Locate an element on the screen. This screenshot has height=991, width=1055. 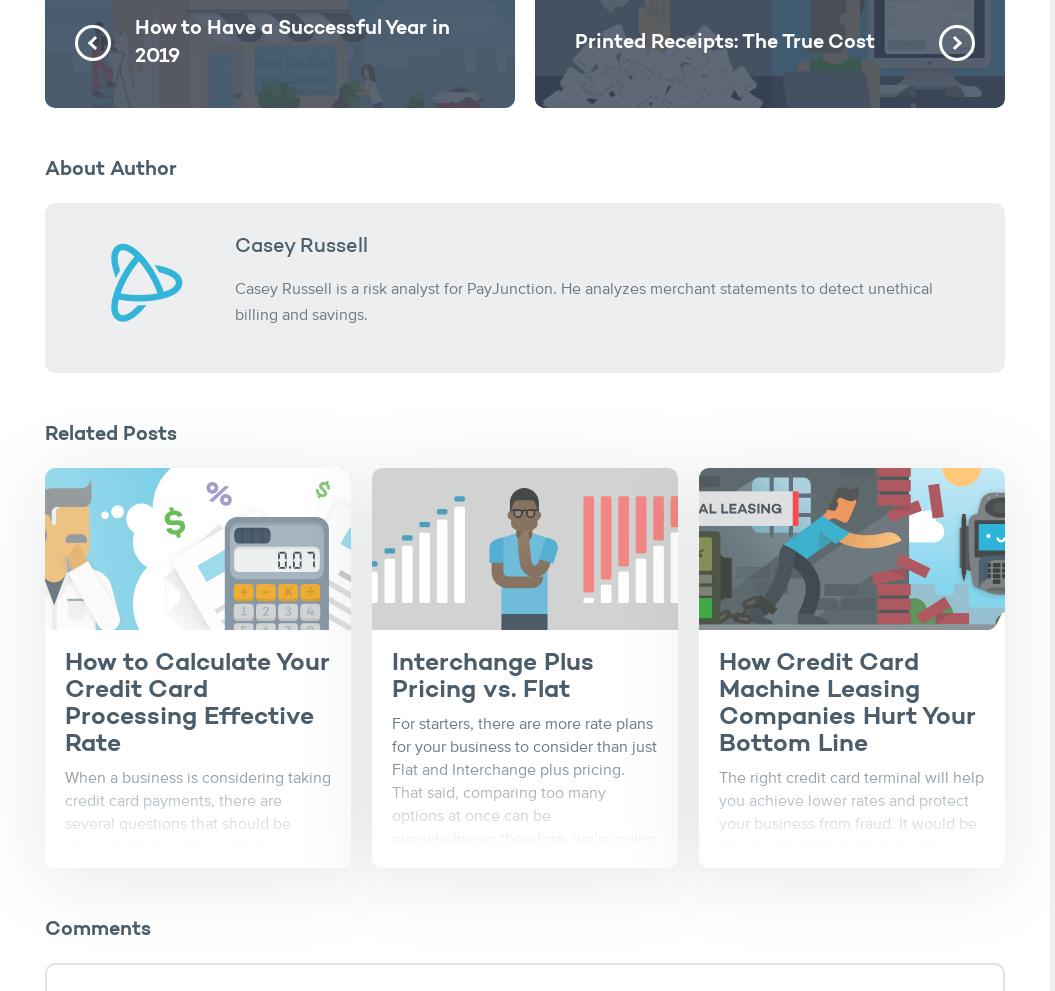
'Related Posts' is located at coordinates (109, 435).